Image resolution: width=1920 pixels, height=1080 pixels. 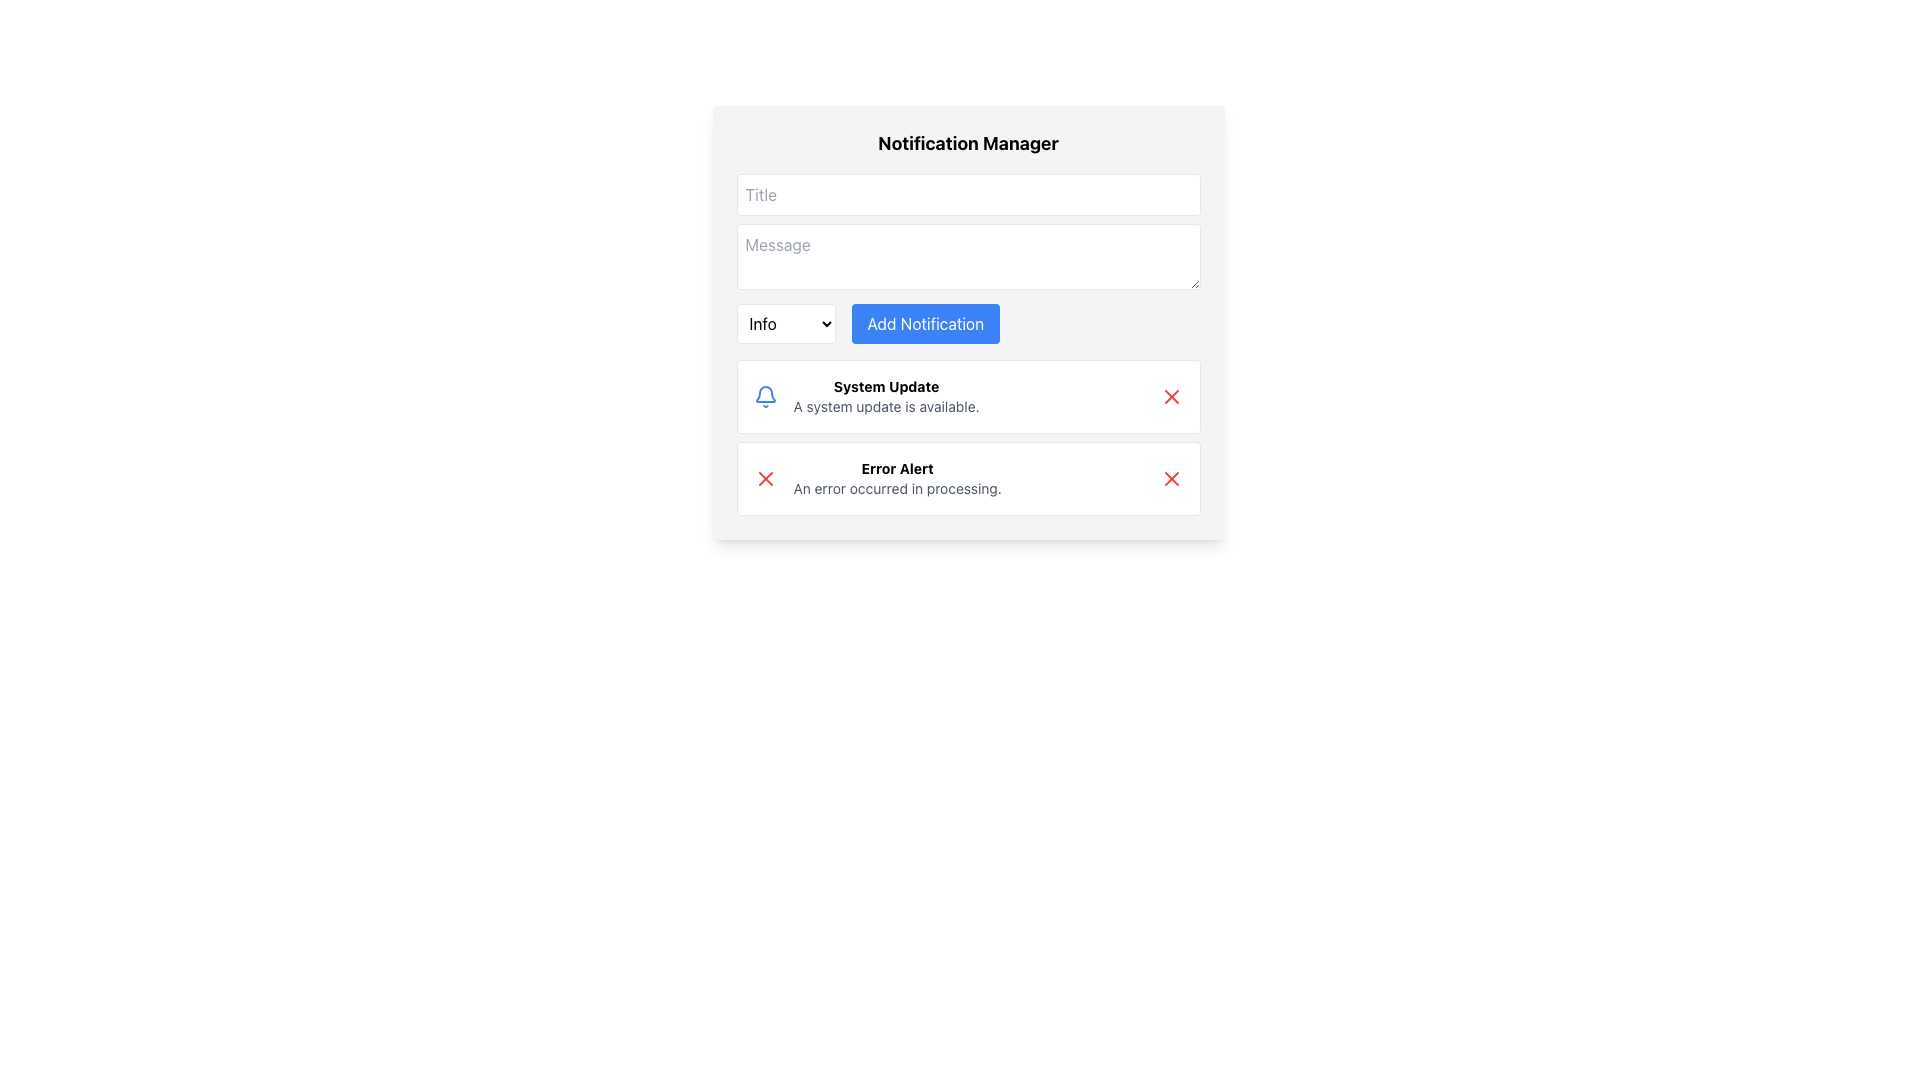 I want to click on the blue bell icon representing notifications, so click(x=764, y=397).